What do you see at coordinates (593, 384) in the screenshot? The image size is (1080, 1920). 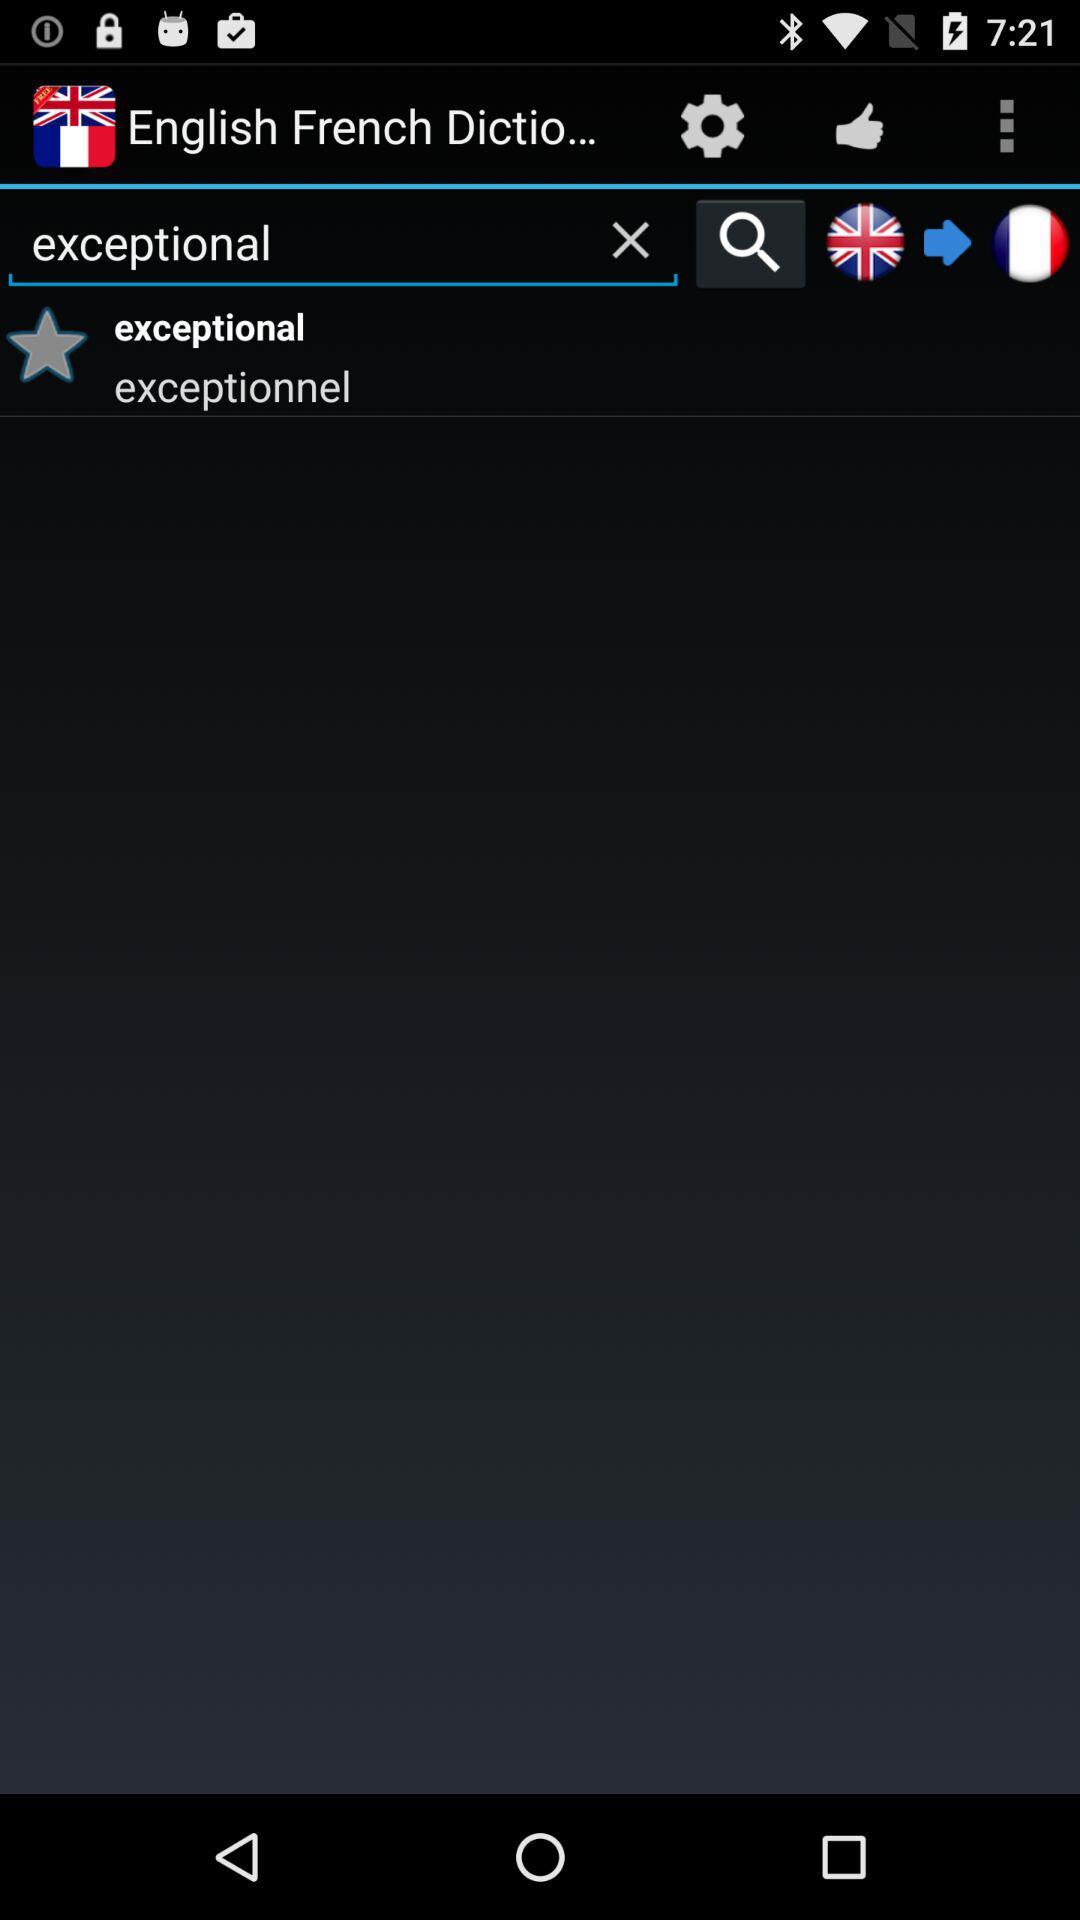 I see `the item below exceptional app` at bounding box center [593, 384].